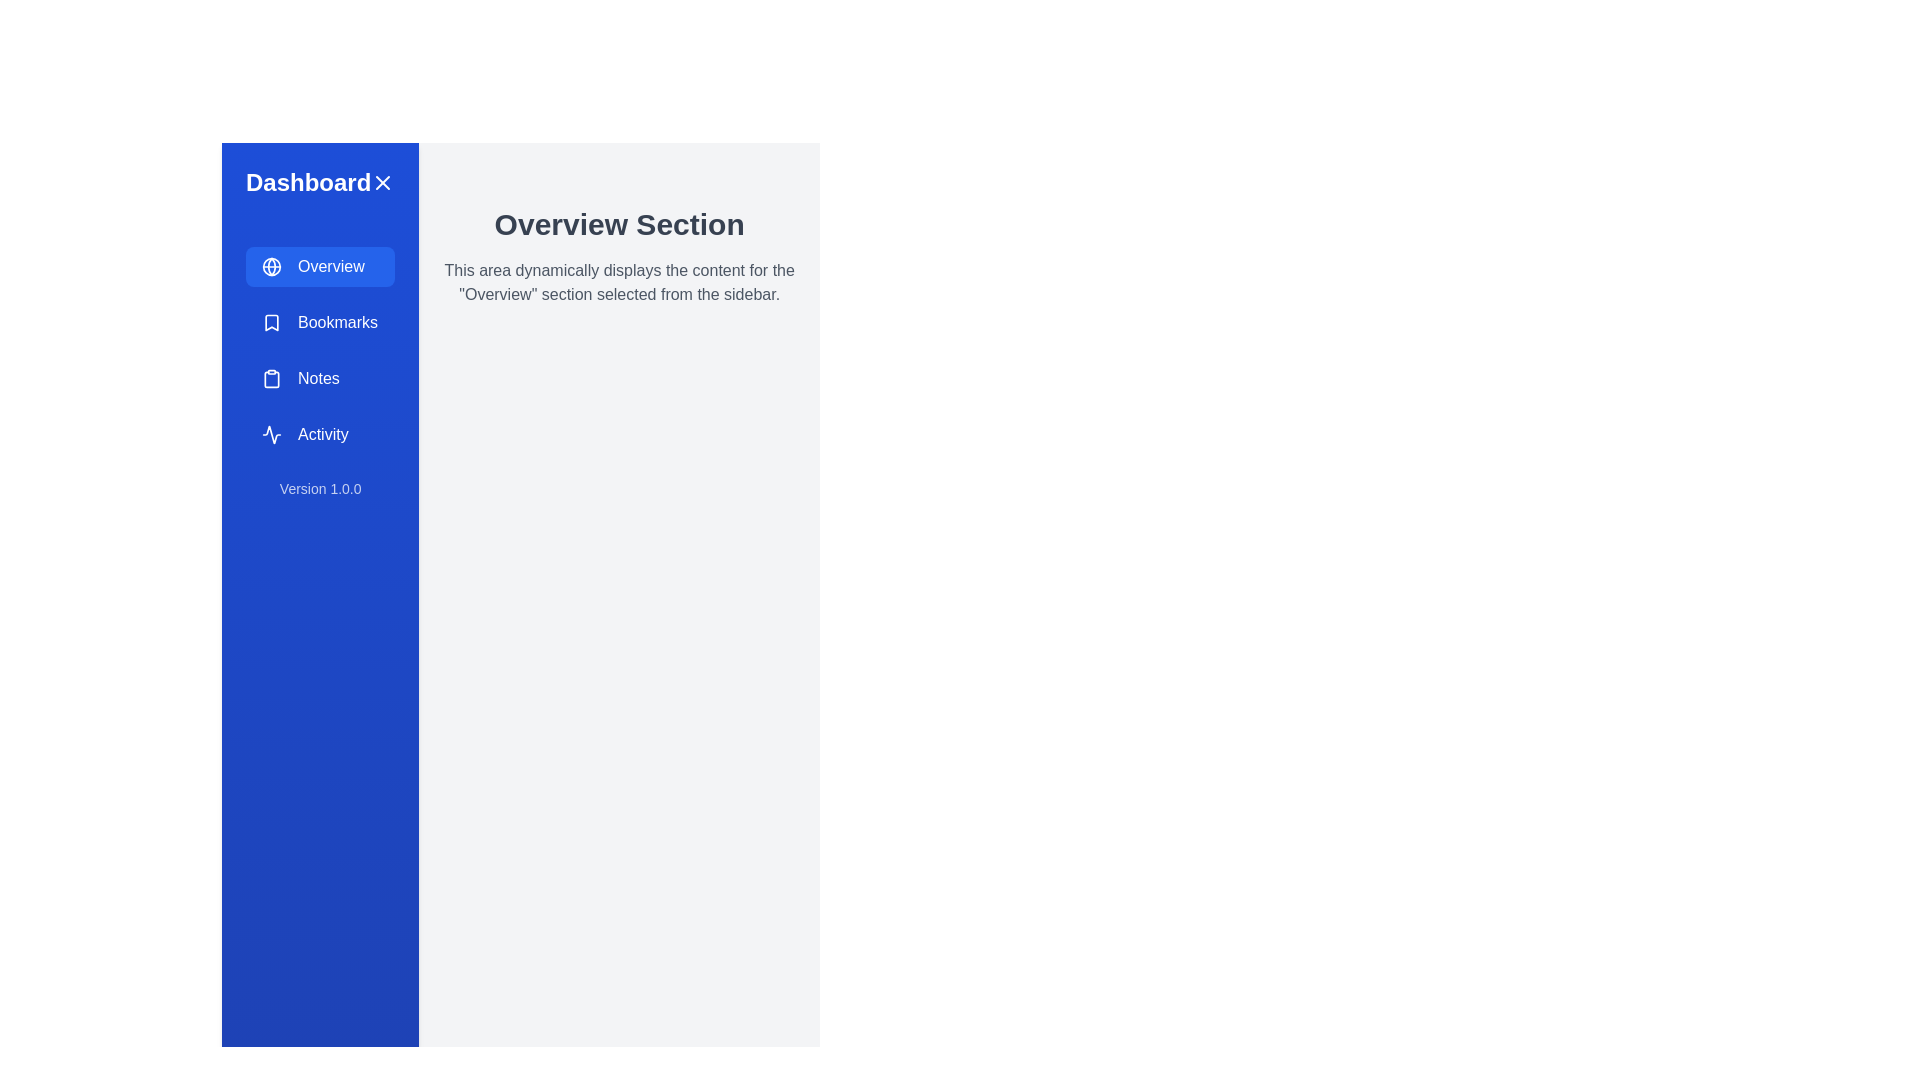 The width and height of the screenshot is (1920, 1080). Describe the element at coordinates (383, 182) in the screenshot. I see `the close button to close the sidebar` at that location.